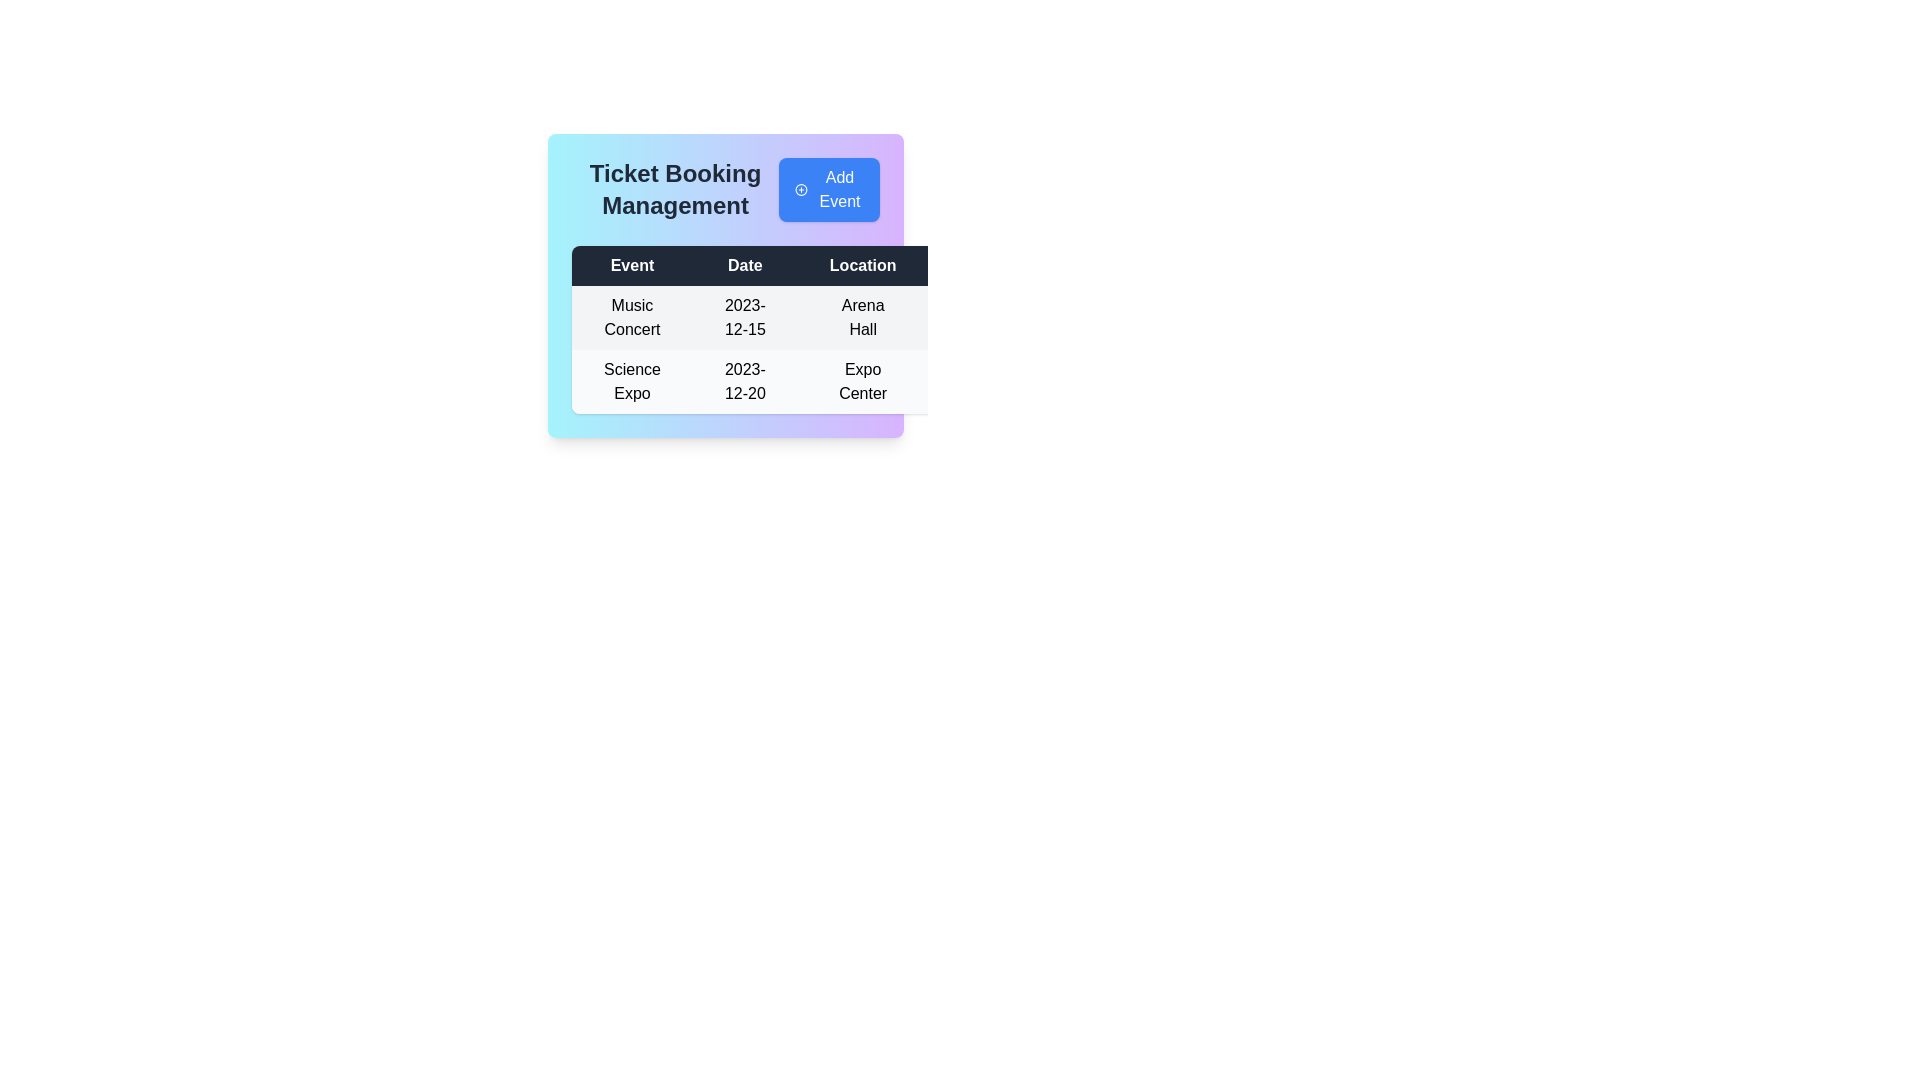 The width and height of the screenshot is (1920, 1080). What do you see at coordinates (801, 189) in the screenshot?
I see `the circular icon with a plus sign inside, located to the left of the 'Add Event' text label in the blue button` at bounding box center [801, 189].